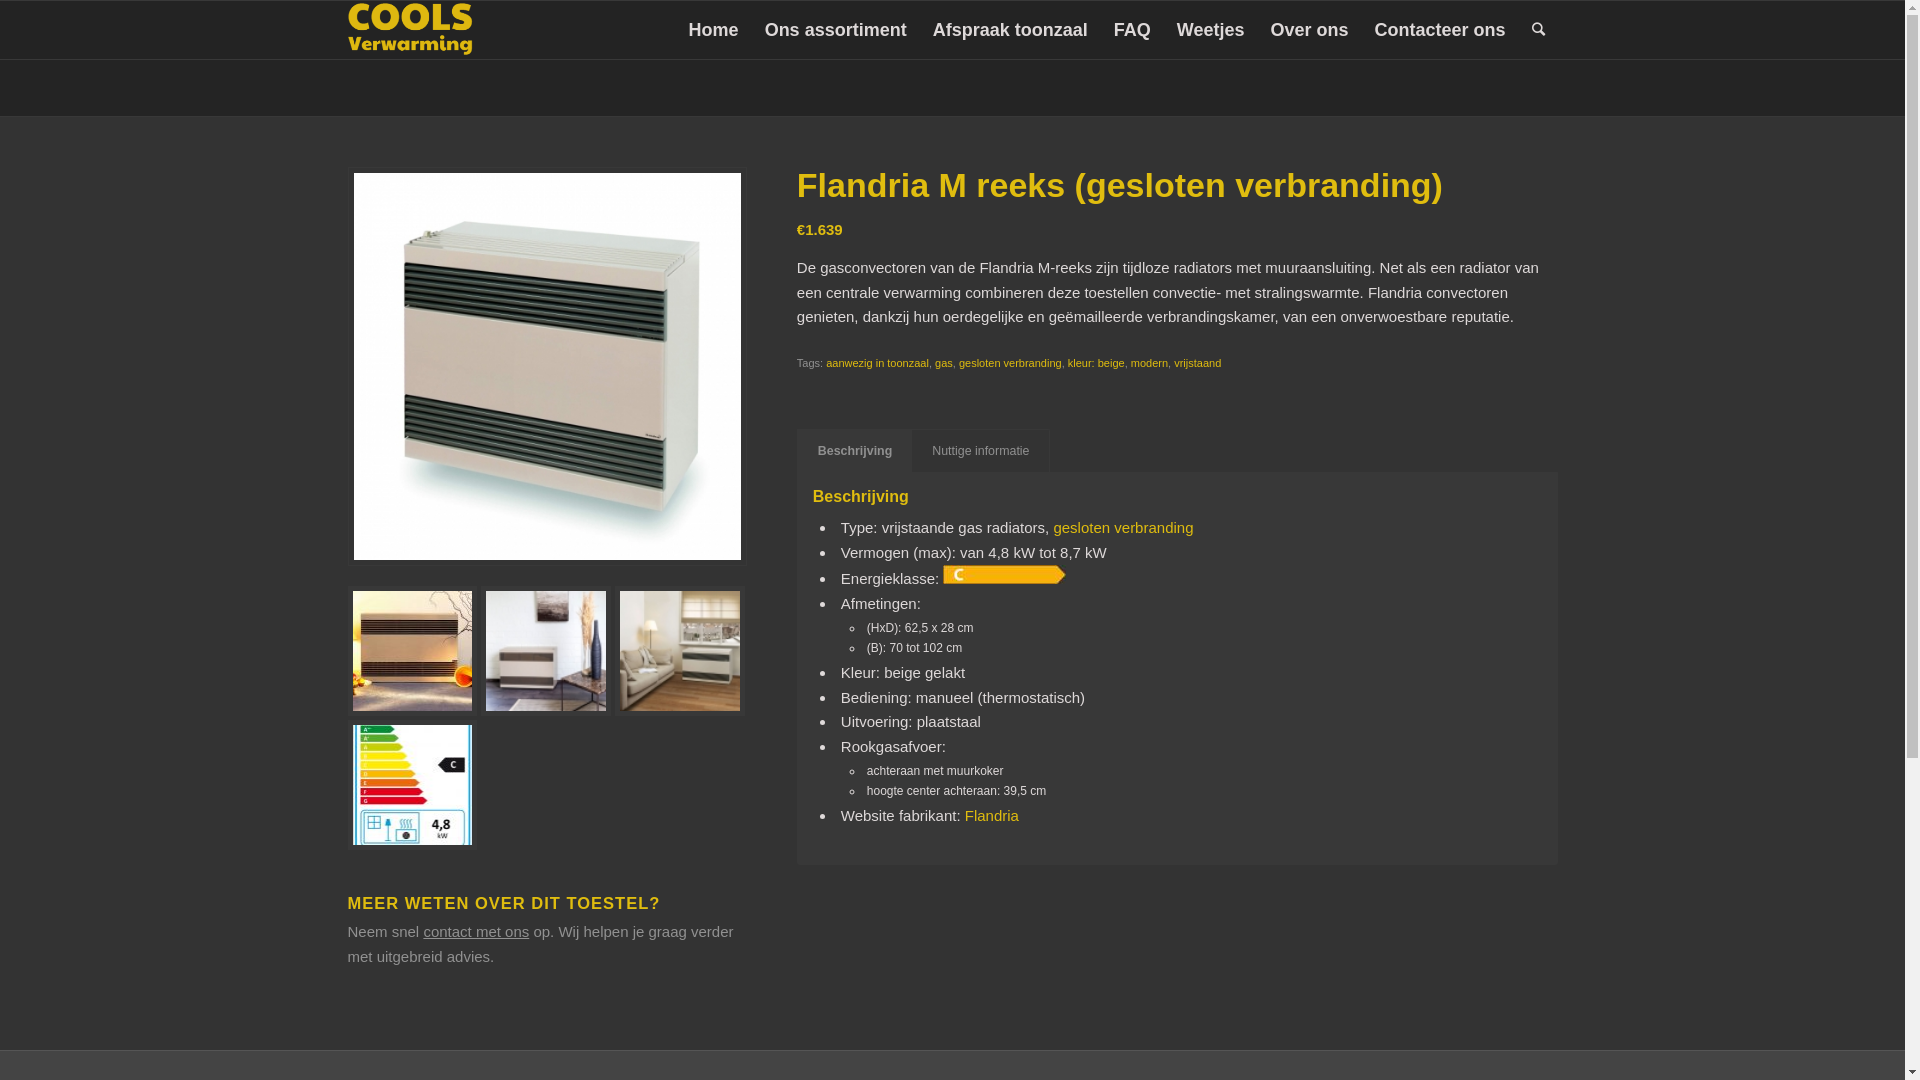 Image resolution: width=1920 pixels, height=1080 pixels. Describe the element at coordinates (795, 451) in the screenshot. I see `'Beschrijving'` at that location.